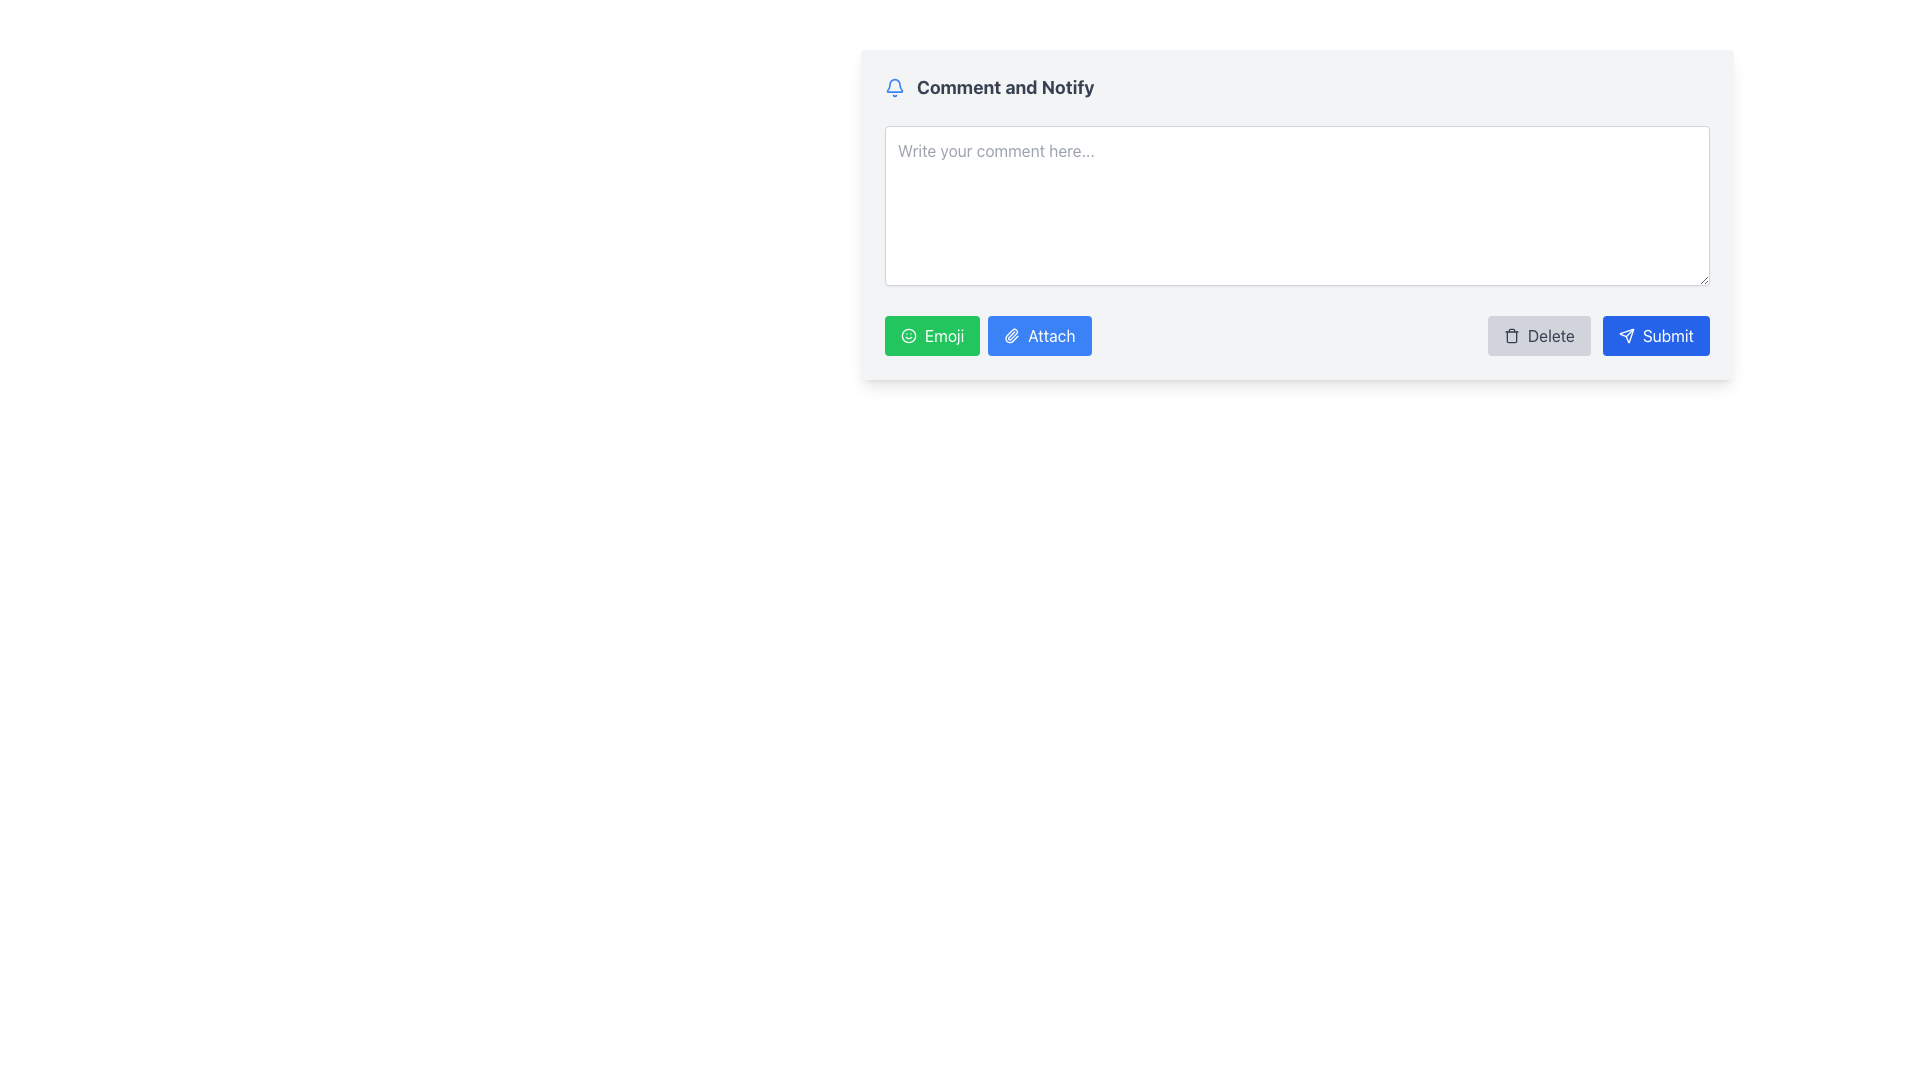  I want to click on the 'Emoji' button in the horizontal button group, which features a green background with a smiley face icon, so click(988, 334).